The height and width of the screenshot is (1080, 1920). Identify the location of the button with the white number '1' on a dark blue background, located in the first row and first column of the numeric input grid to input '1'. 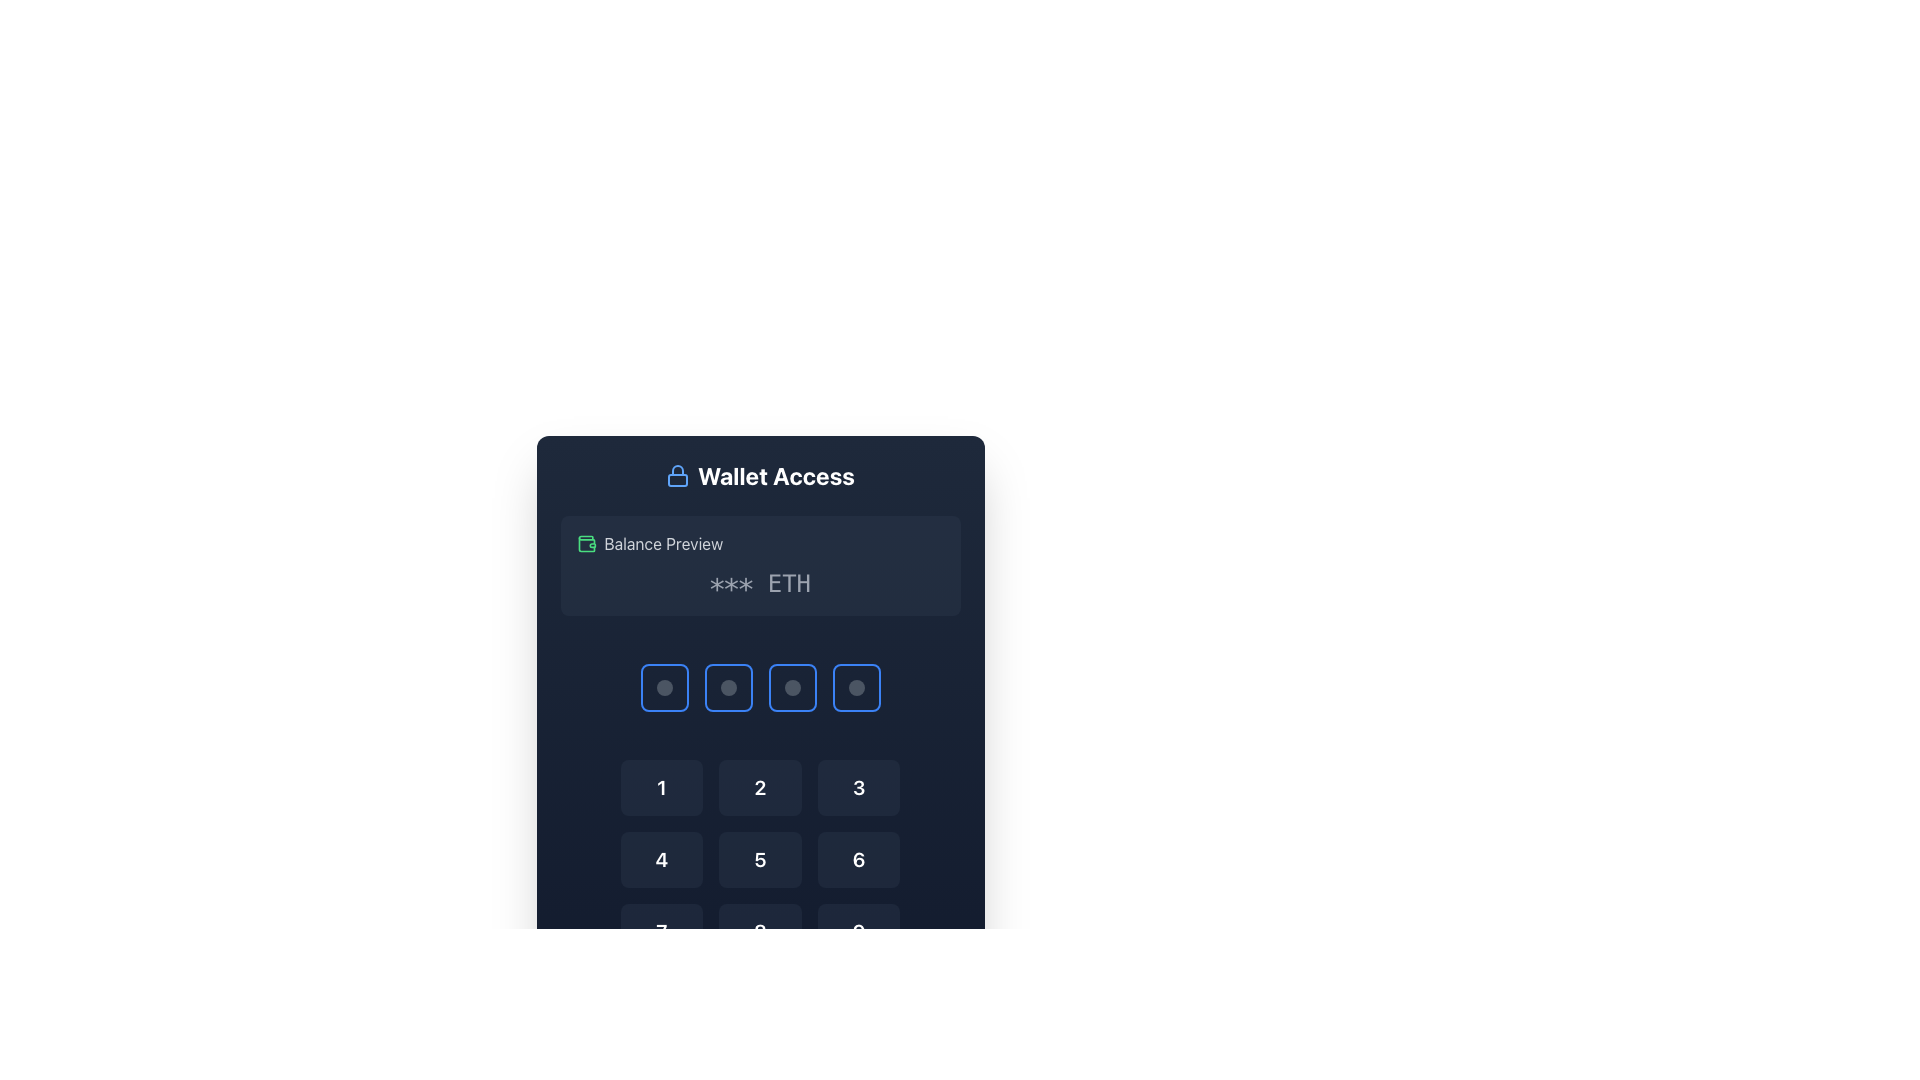
(661, 786).